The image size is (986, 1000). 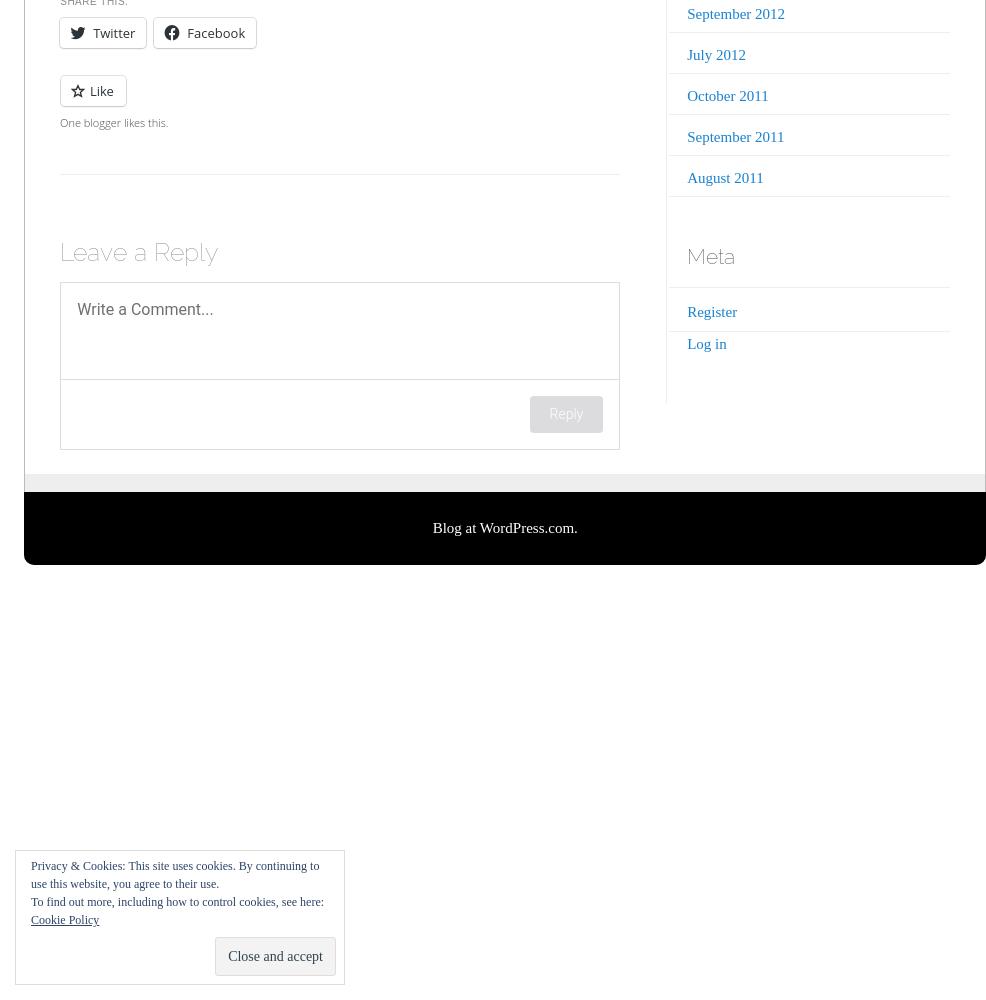 What do you see at coordinates (63, 920) in the screenshot?
I see `'Cookie Policy'` at bounding box center [63, 920].